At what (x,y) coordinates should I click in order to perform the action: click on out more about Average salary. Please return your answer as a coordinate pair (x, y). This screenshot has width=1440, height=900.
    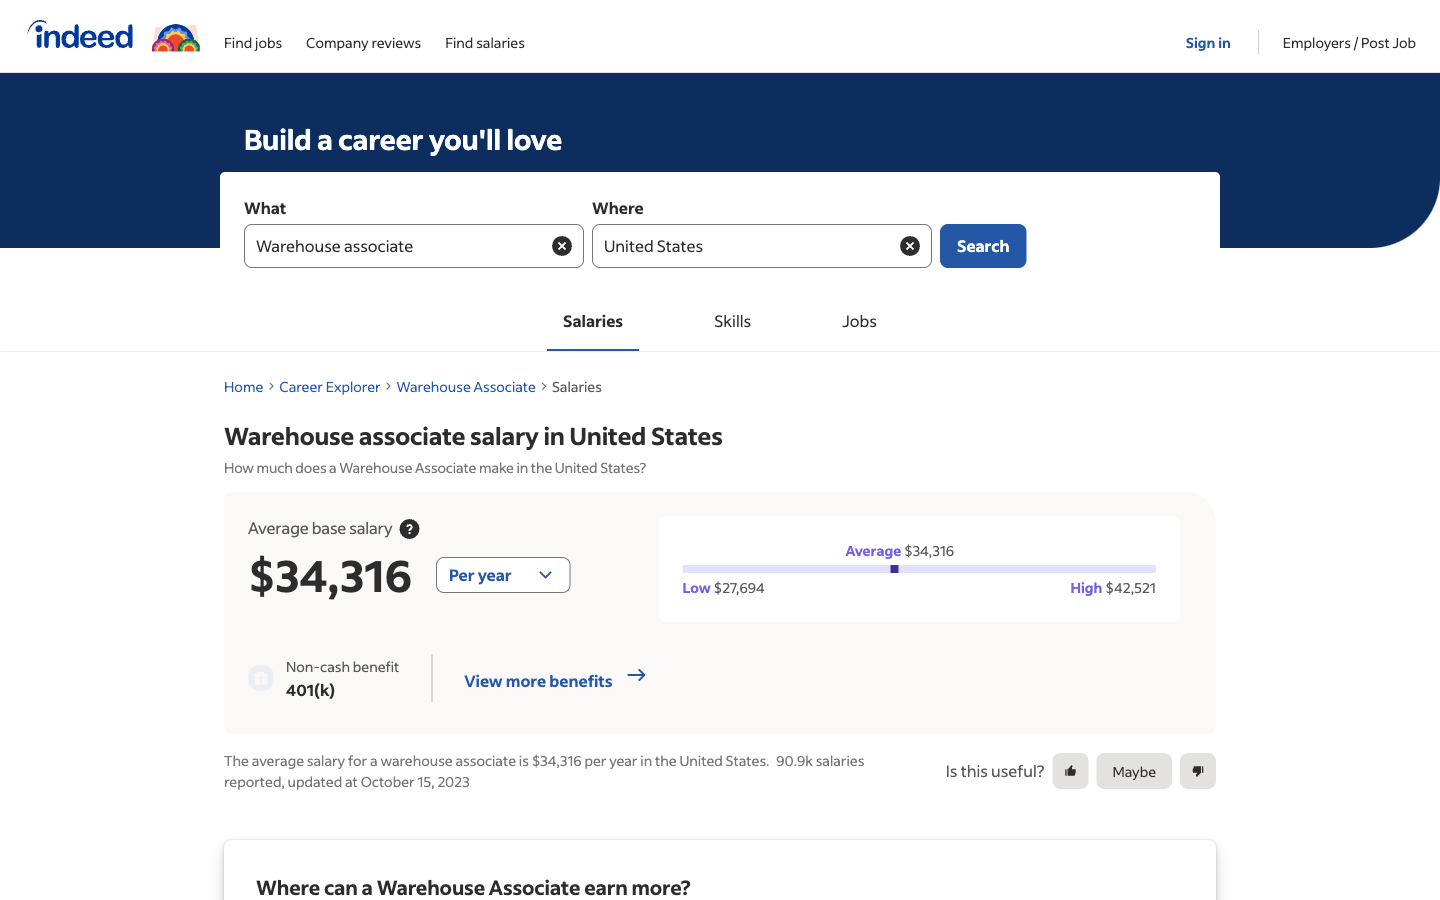
    Looking at the image, I should click on (407, 528).